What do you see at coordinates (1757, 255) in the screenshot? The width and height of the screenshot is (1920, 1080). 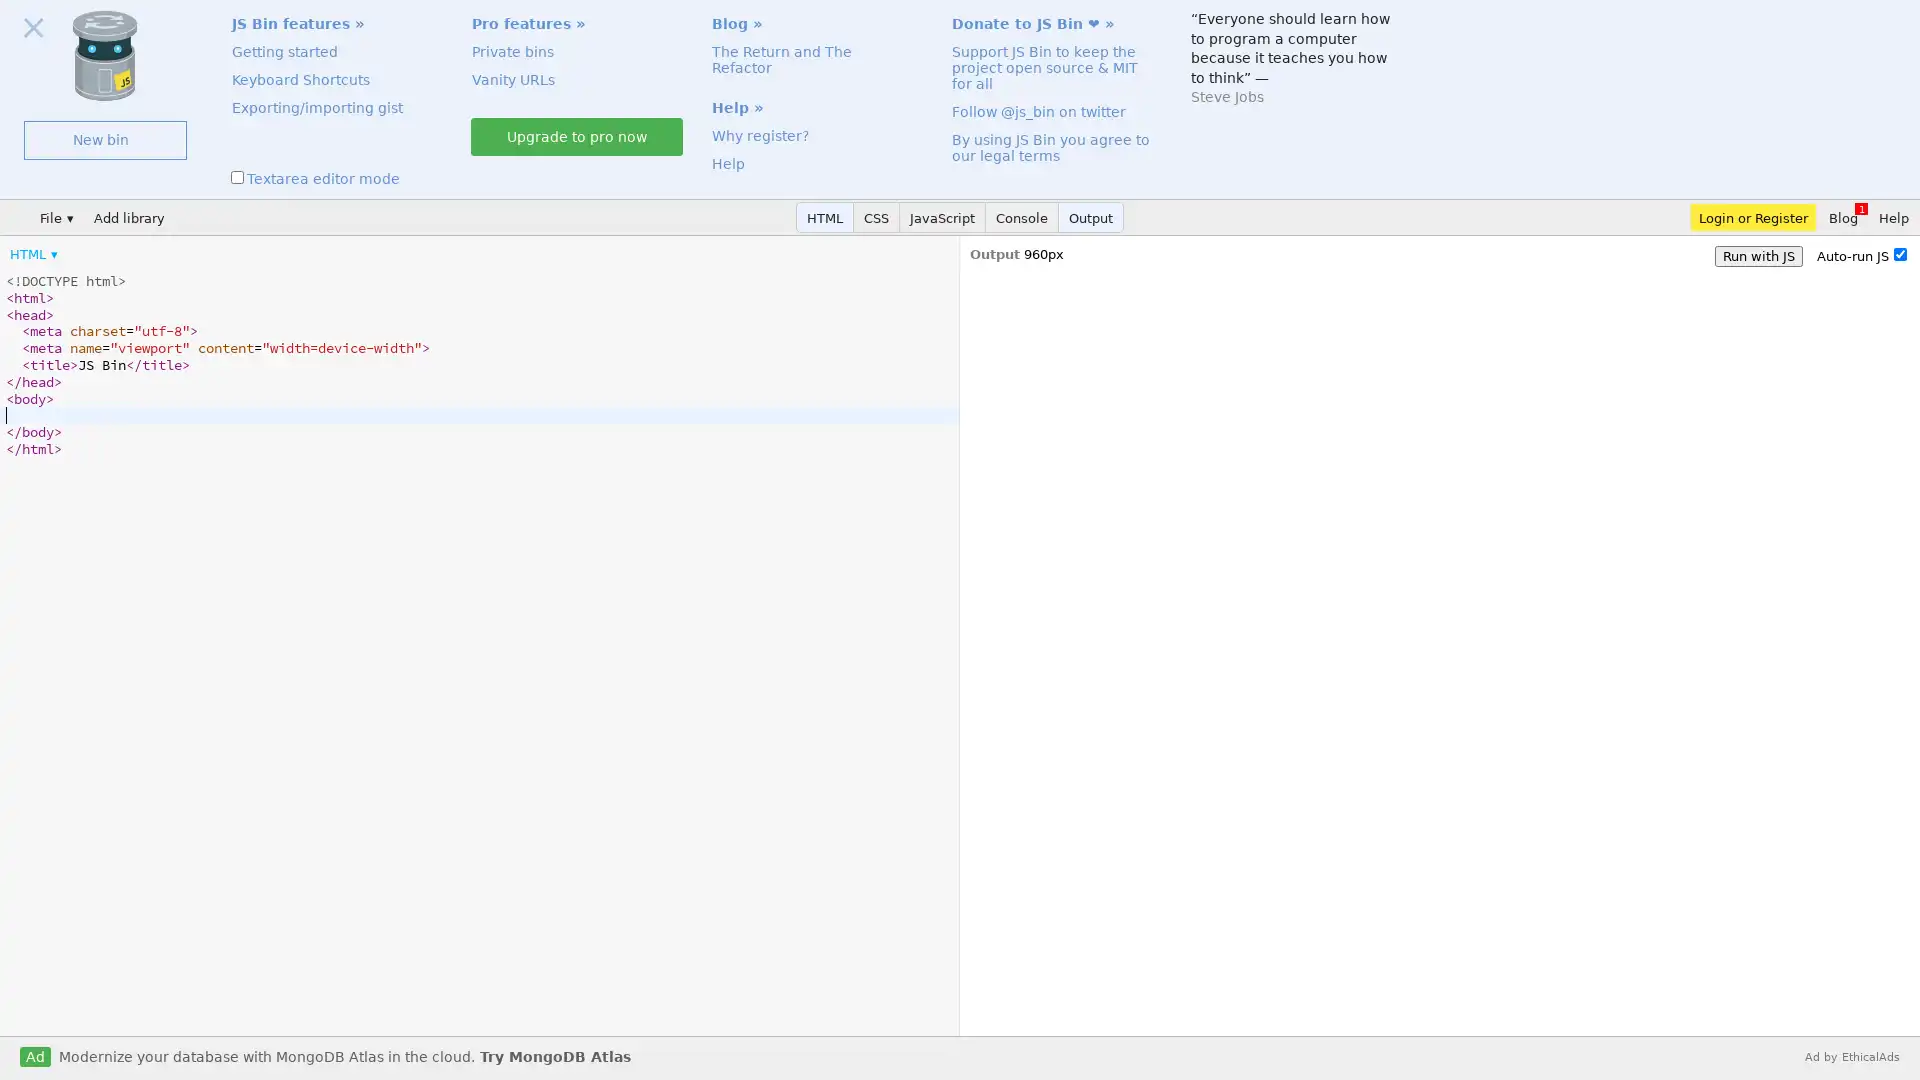 I see `Run with JS` at bounding box center [1757, 255].